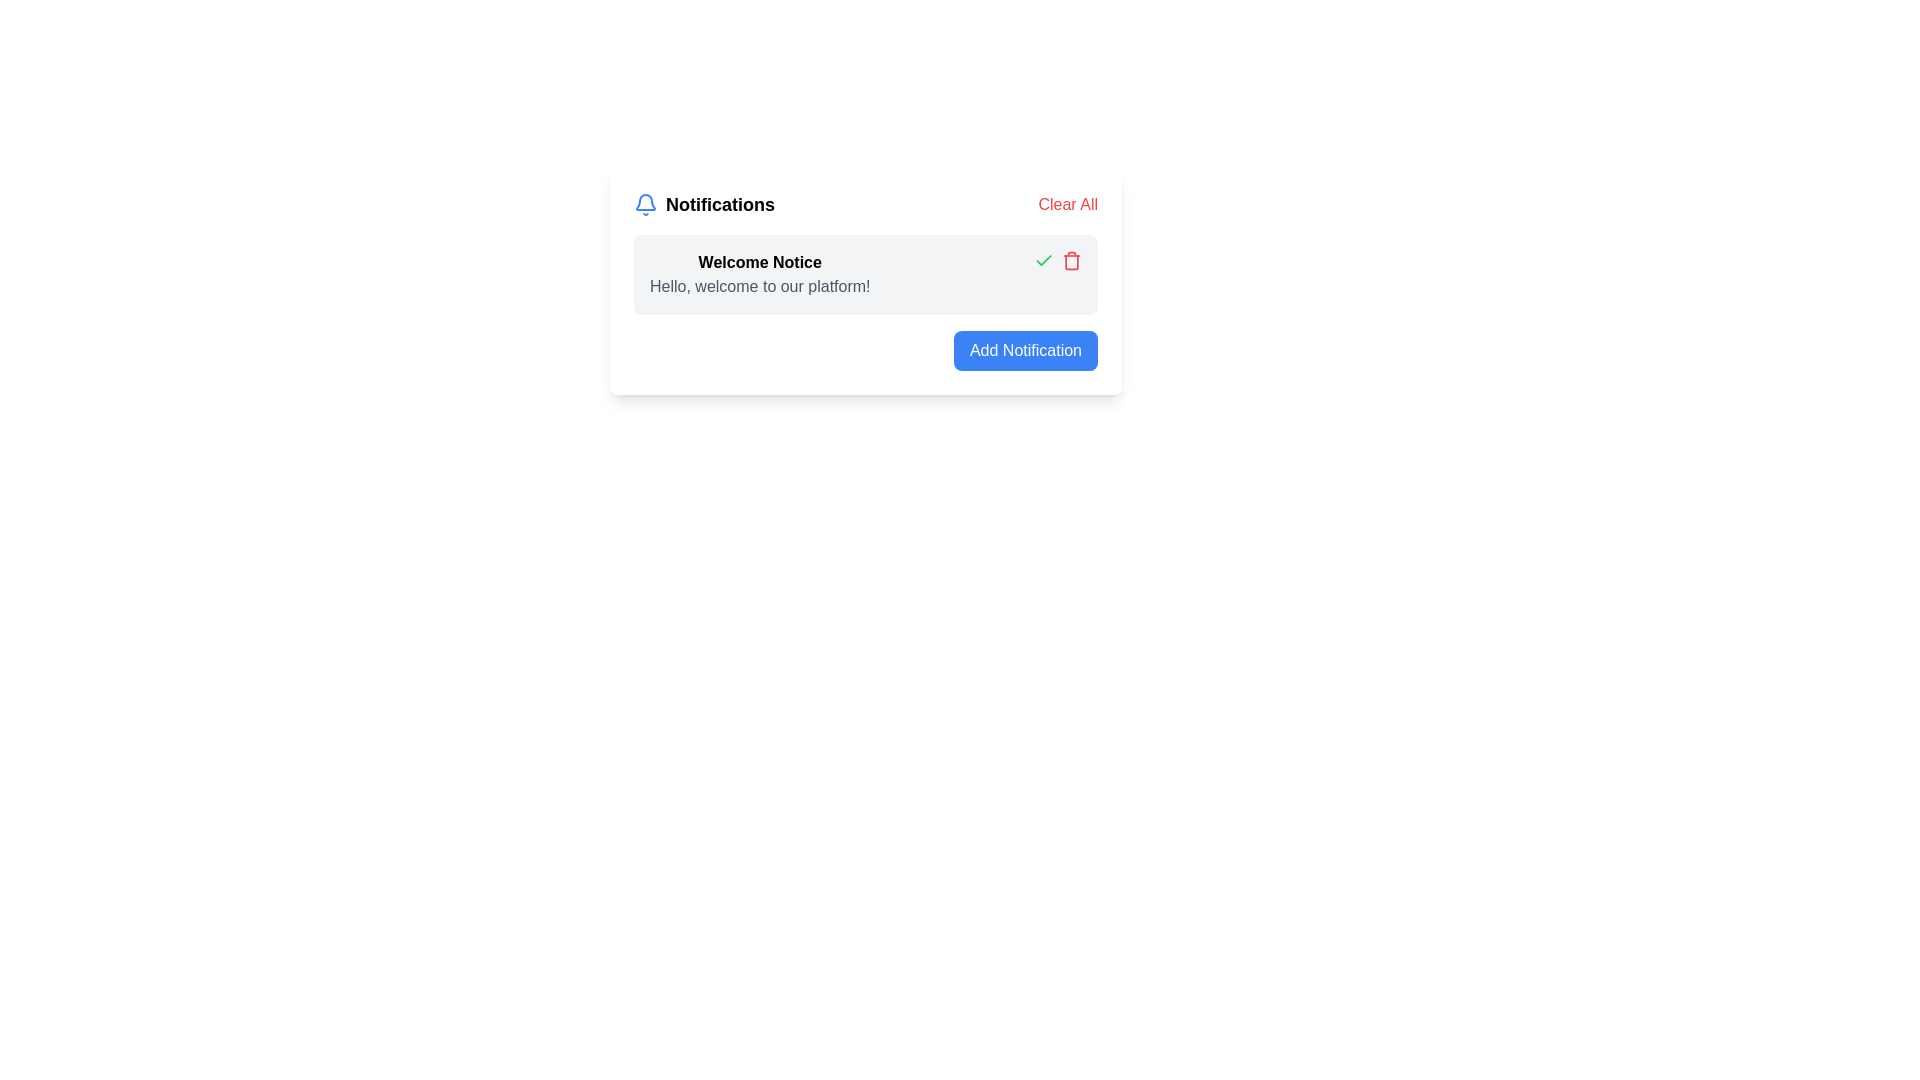  I want to click on the 'Add Notification' button with rounded corners that has a blue background and white text, so click(1026, 350).